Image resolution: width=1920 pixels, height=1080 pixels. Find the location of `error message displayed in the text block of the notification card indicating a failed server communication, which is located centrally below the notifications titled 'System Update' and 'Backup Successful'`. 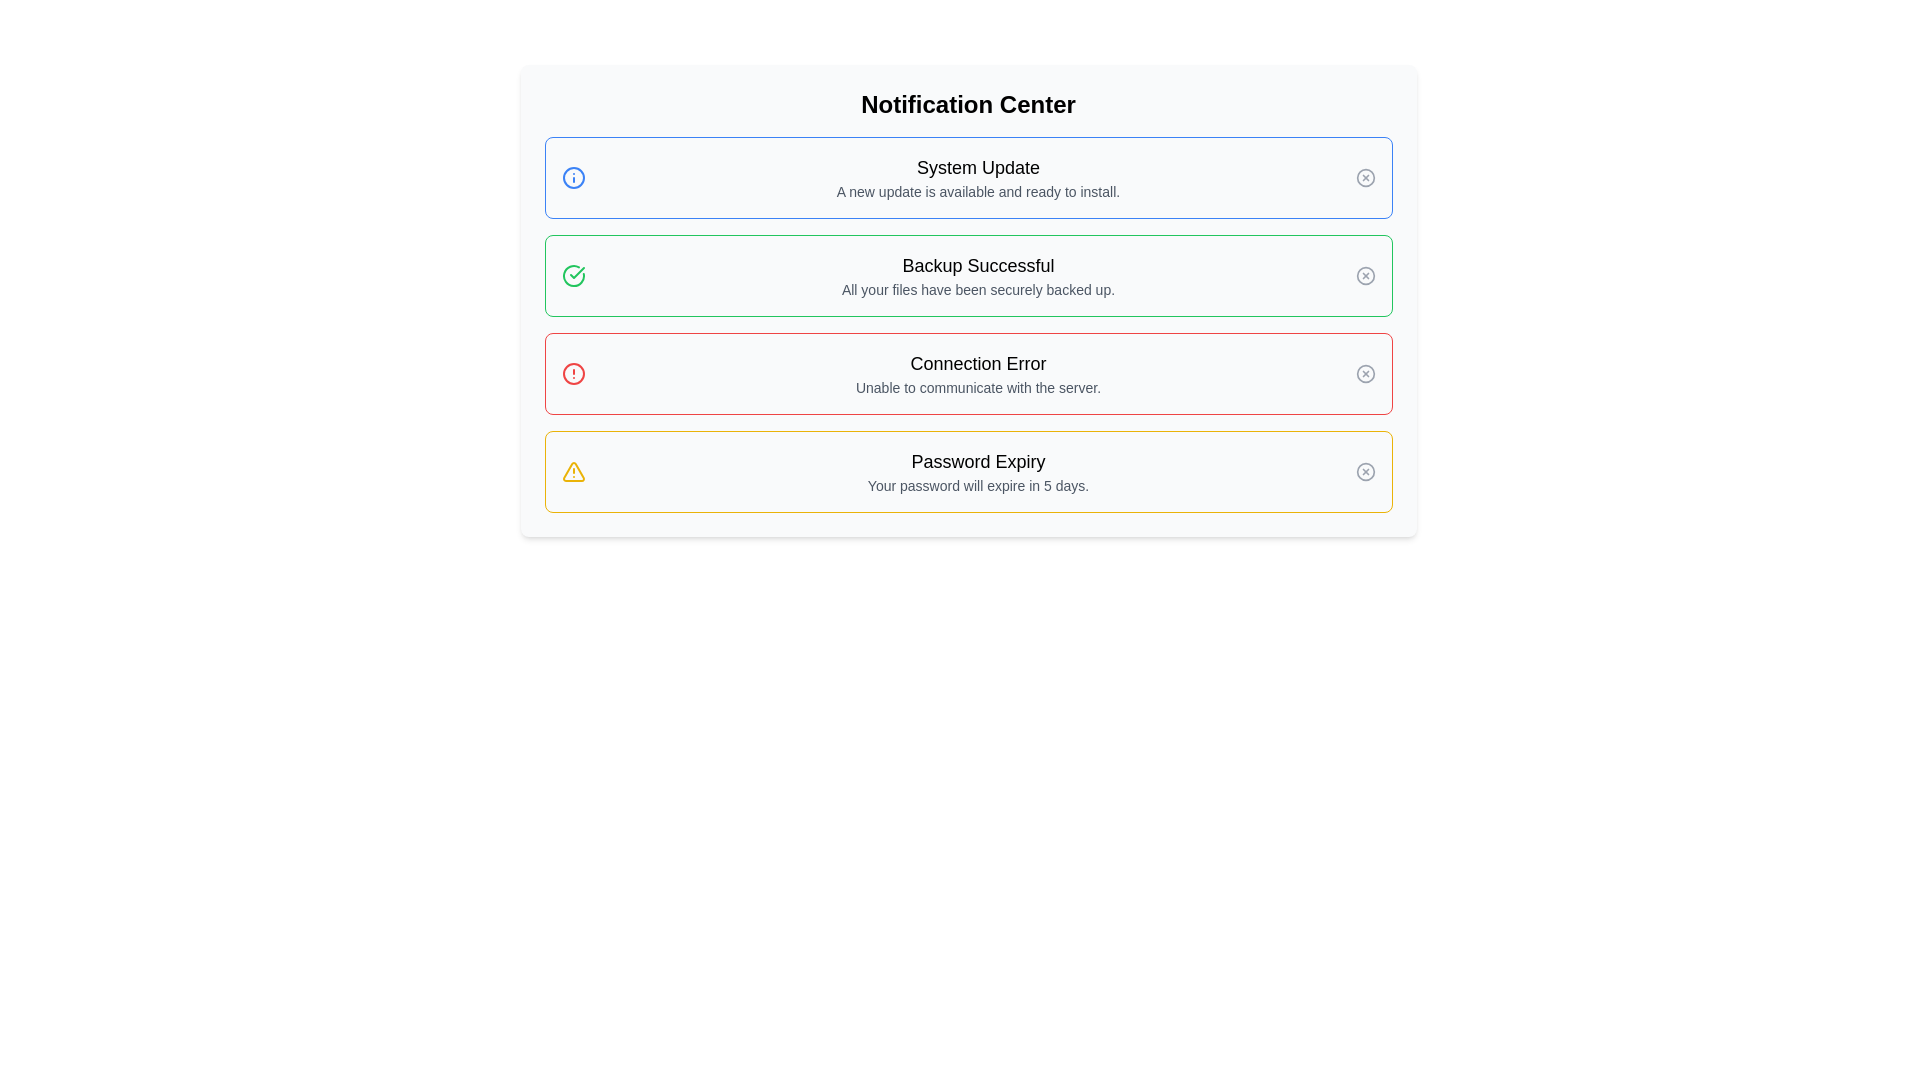

error message displayed in the text block of the notification card indicating a failed server communication, which is located centrally below the notifications titled 'System Update' and 'Backup Successful' is located at coordinates (978, 374).